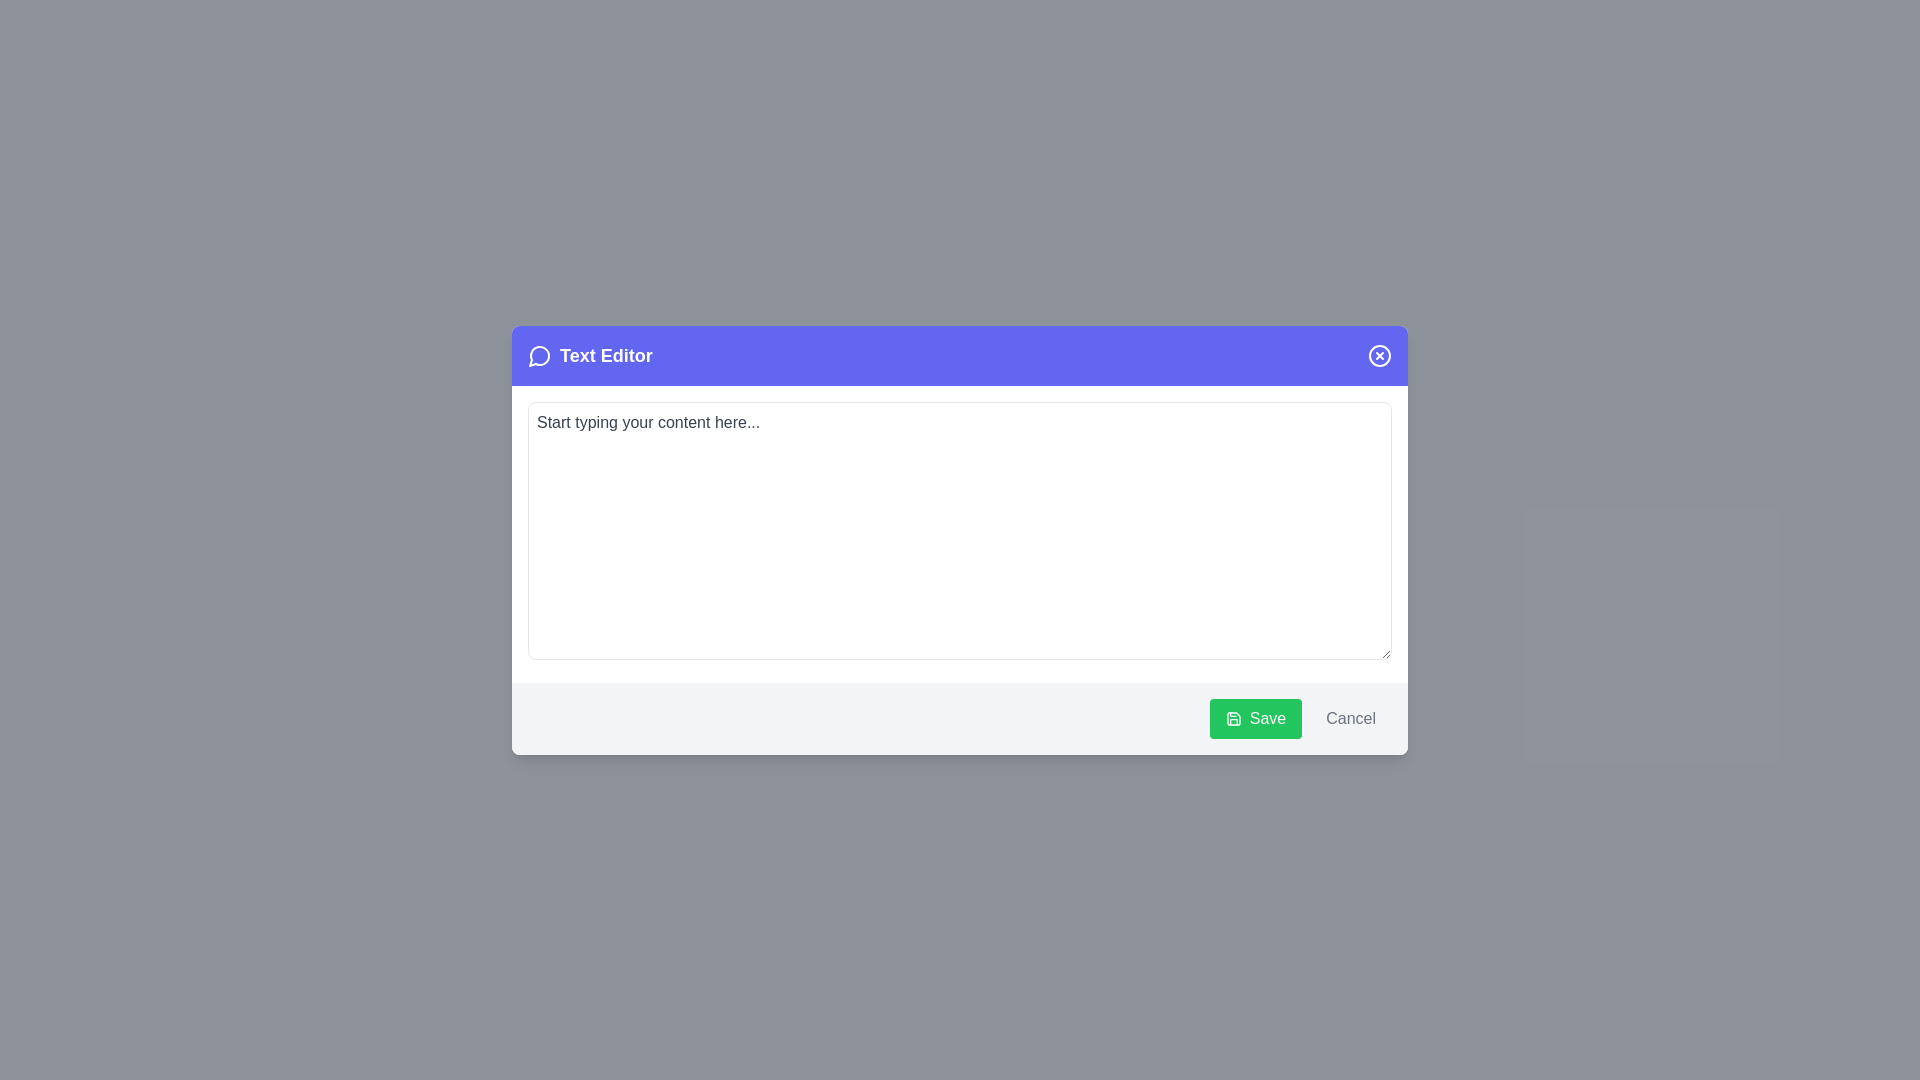 The image size is (1920, 1080). Describe the element at coordinates (1350, 716) in the screenshot. I see `the cancel button to close the dialog` at that location.